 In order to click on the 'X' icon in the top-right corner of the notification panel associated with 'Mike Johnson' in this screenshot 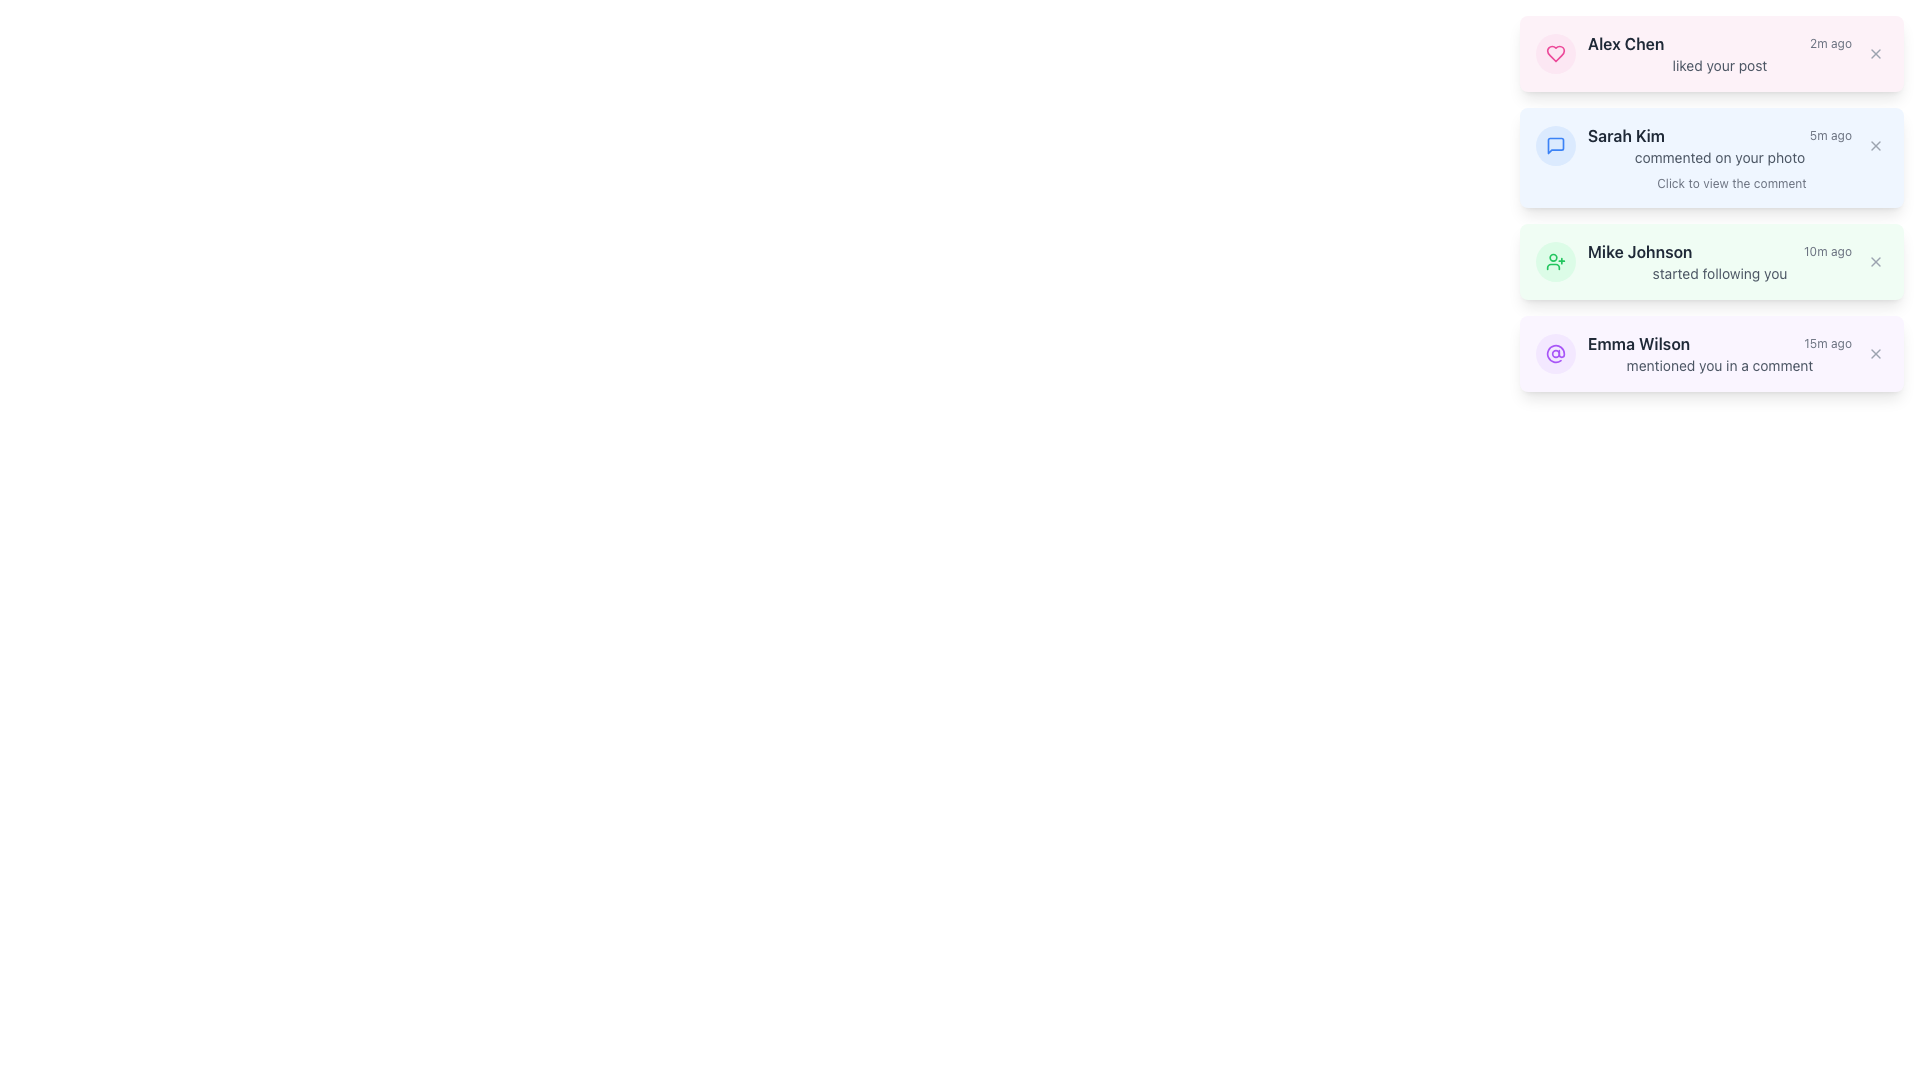, I will do `click(1875, 261)`.